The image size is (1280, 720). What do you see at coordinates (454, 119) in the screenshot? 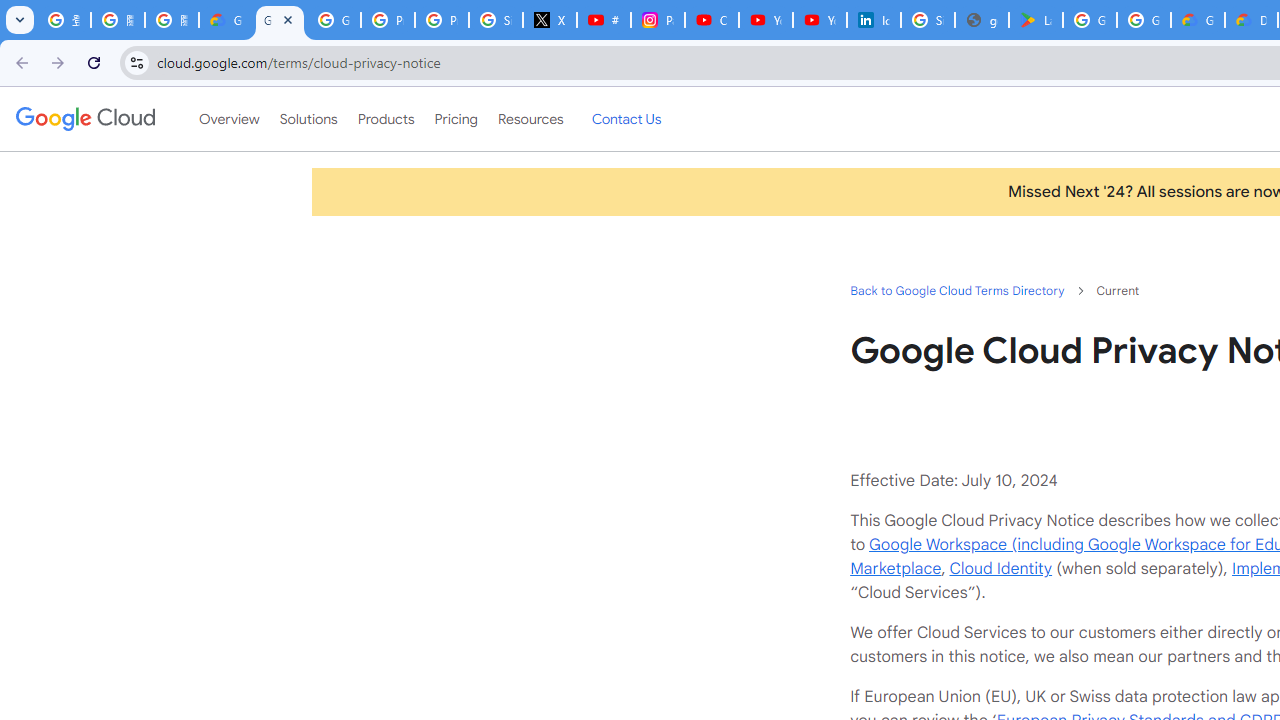
I see `'Pricing'` at bounding box center [454, 119].